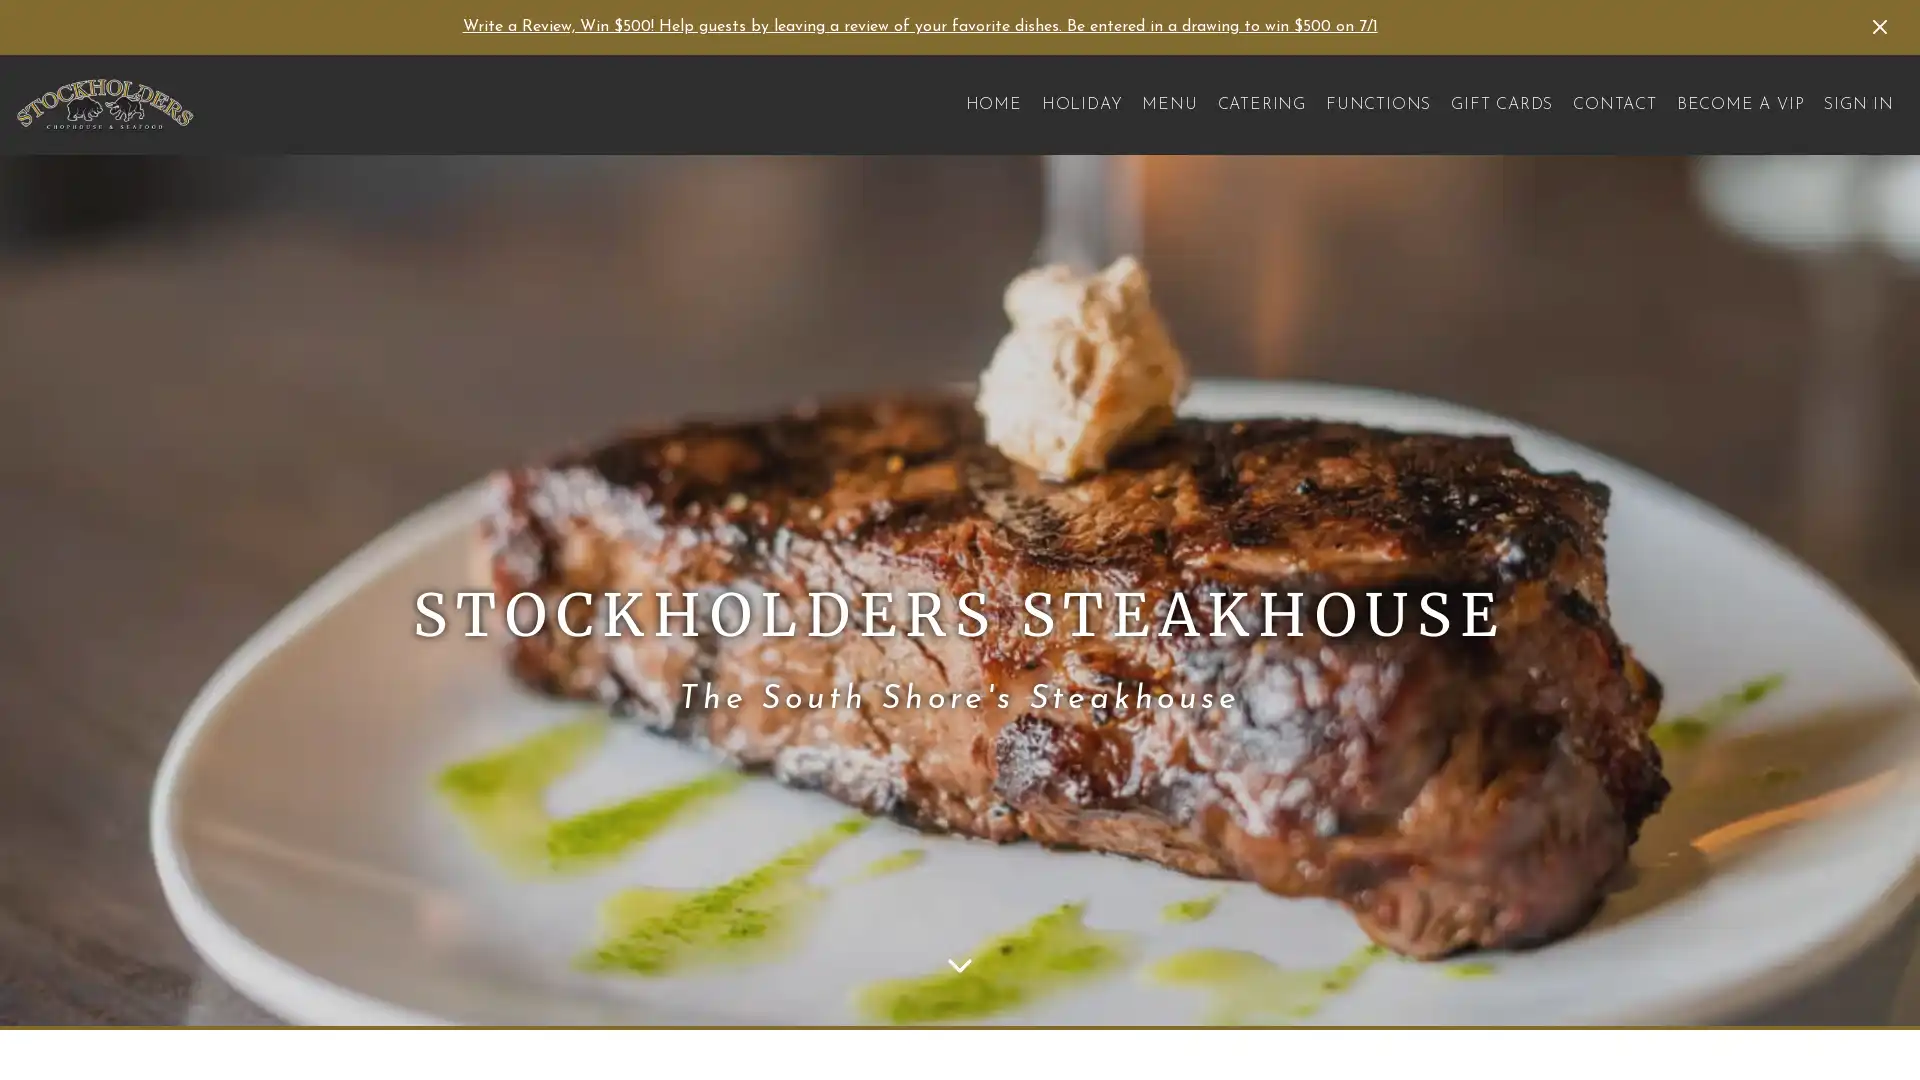 The height and width of the screenshot is (1080, 1920). Describe the element at coordinates (1857, 104) in the screenshot. I see `SIGN IN` at that location.